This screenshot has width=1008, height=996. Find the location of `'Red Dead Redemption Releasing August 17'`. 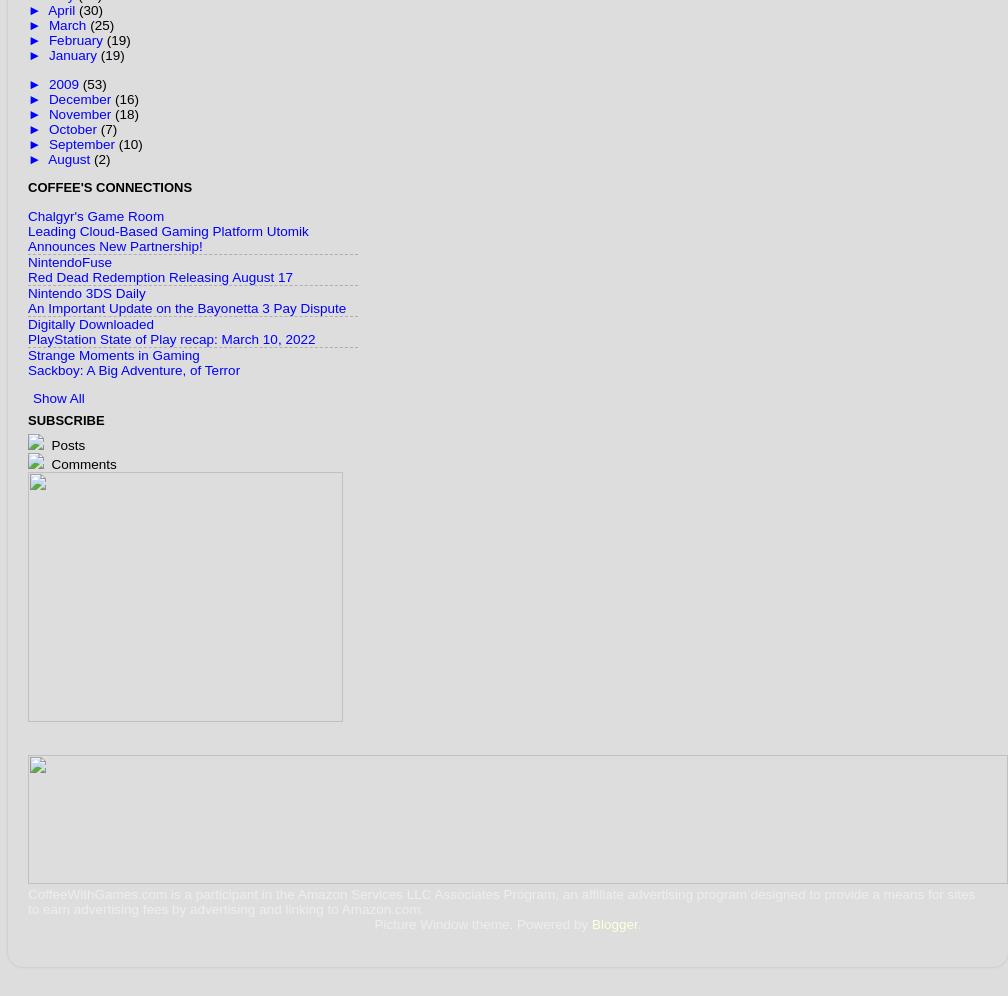

'Red Dead Redemption Releasing August 17' is located at coordinates (159, 276).